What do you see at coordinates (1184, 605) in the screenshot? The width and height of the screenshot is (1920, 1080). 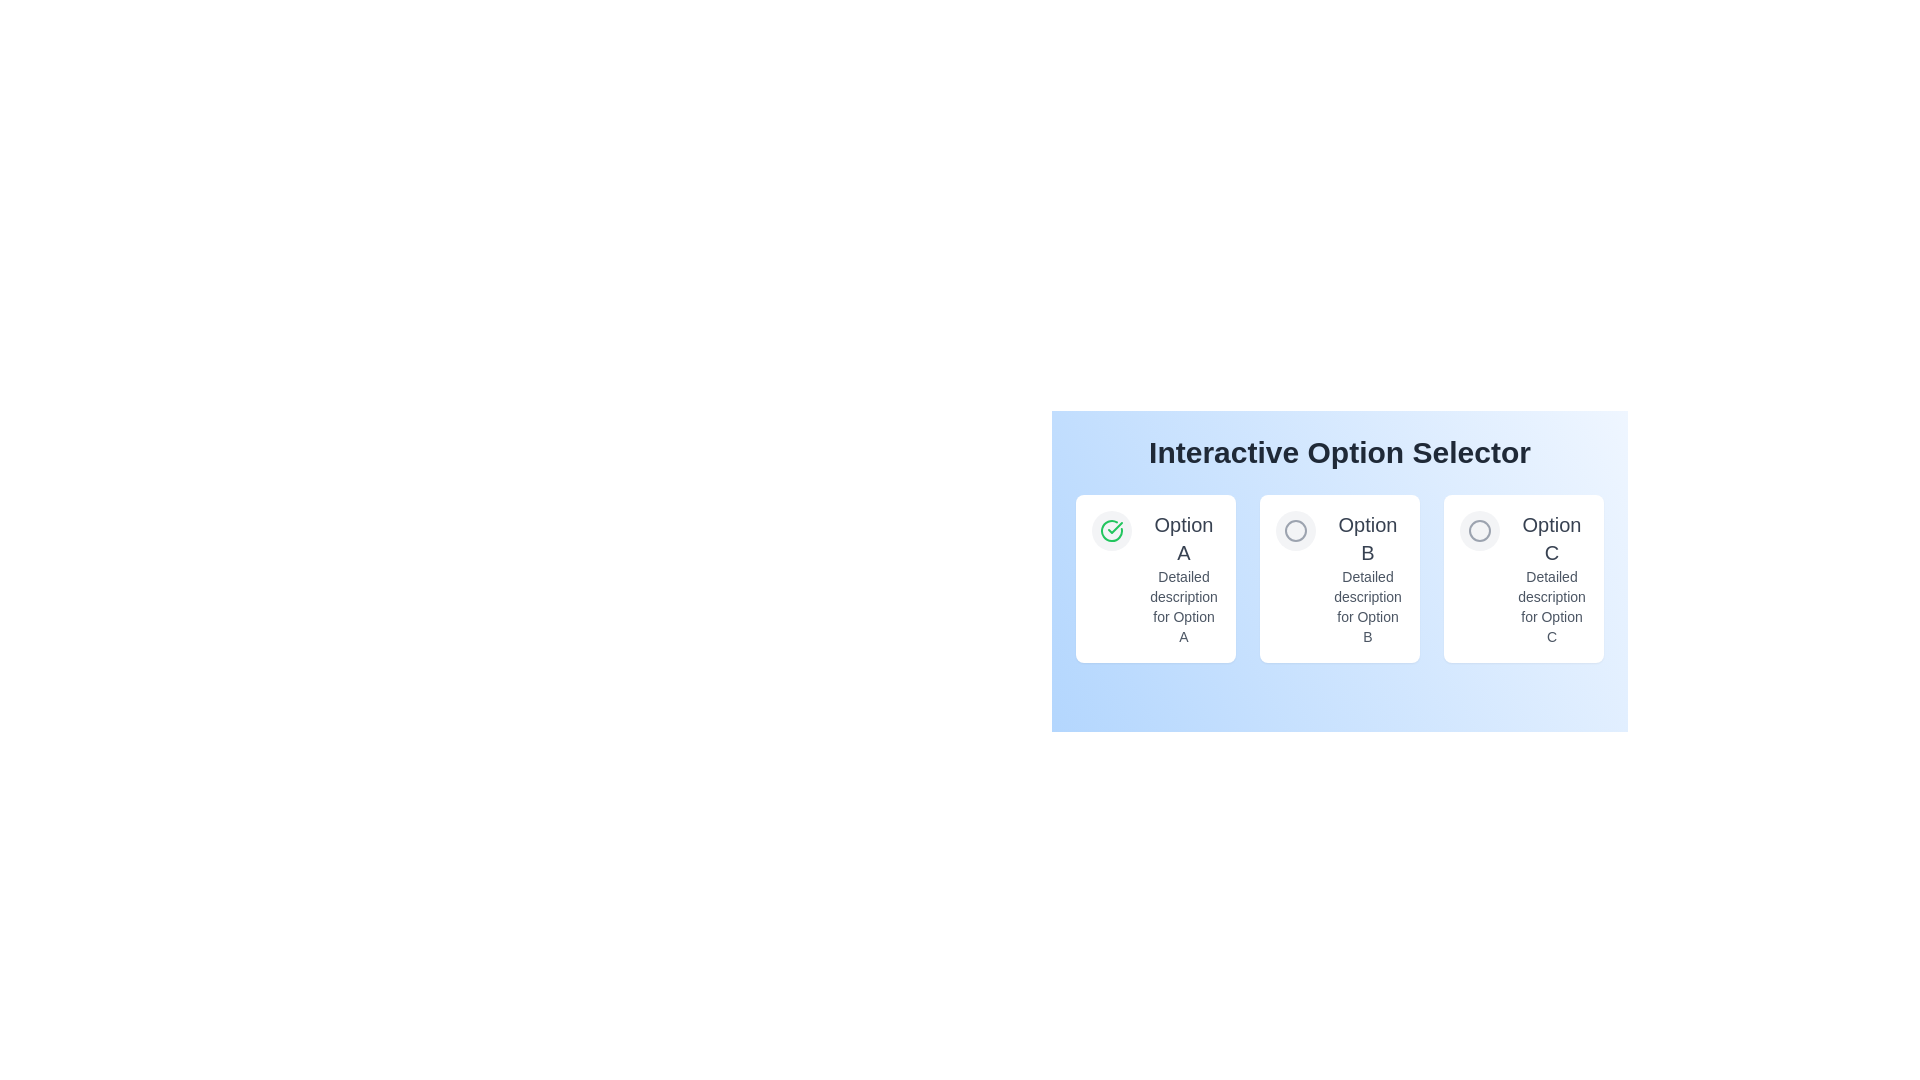 I see `the static text label providing detailed information about 'Option A', located directly below its title in the first option card` at bounding box center [1184, 605].